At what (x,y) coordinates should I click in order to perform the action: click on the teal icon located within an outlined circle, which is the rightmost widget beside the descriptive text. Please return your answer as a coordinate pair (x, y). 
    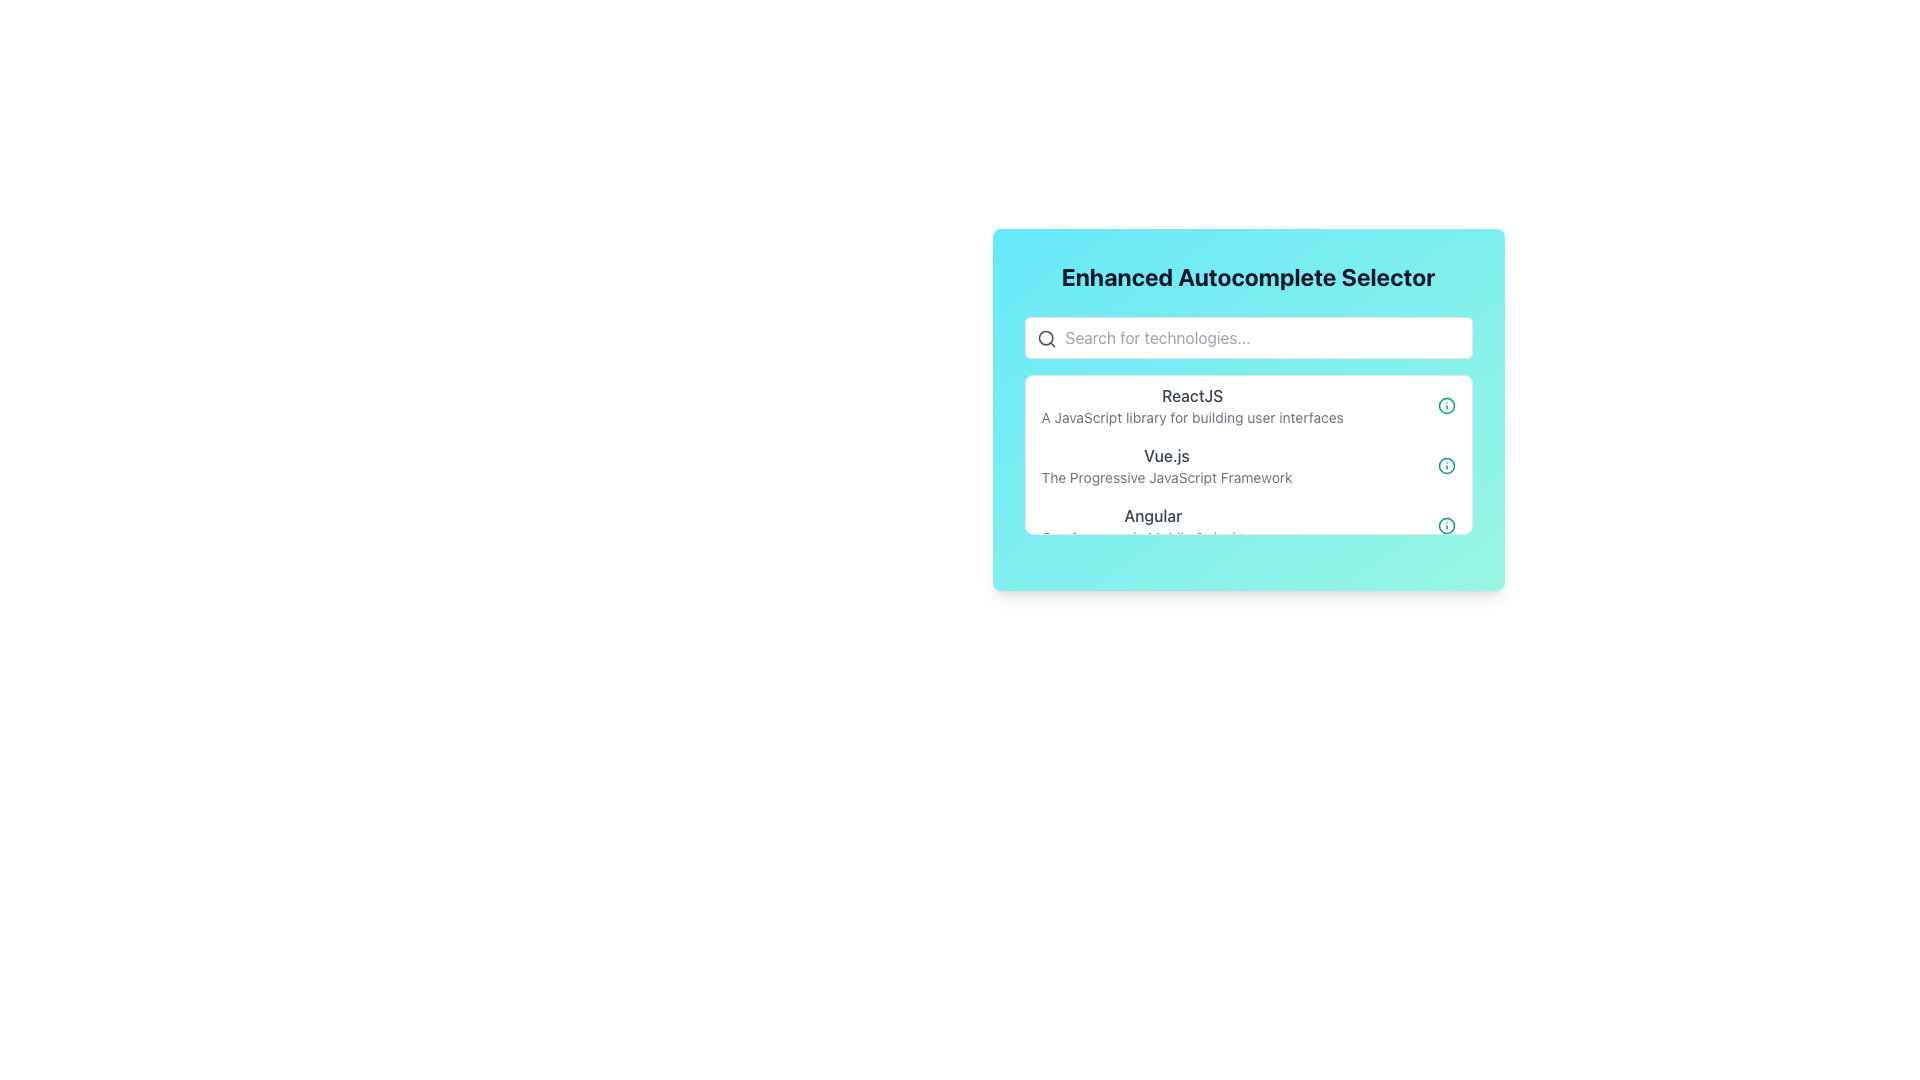
    Looking at the image, I should click on (1446, 585).